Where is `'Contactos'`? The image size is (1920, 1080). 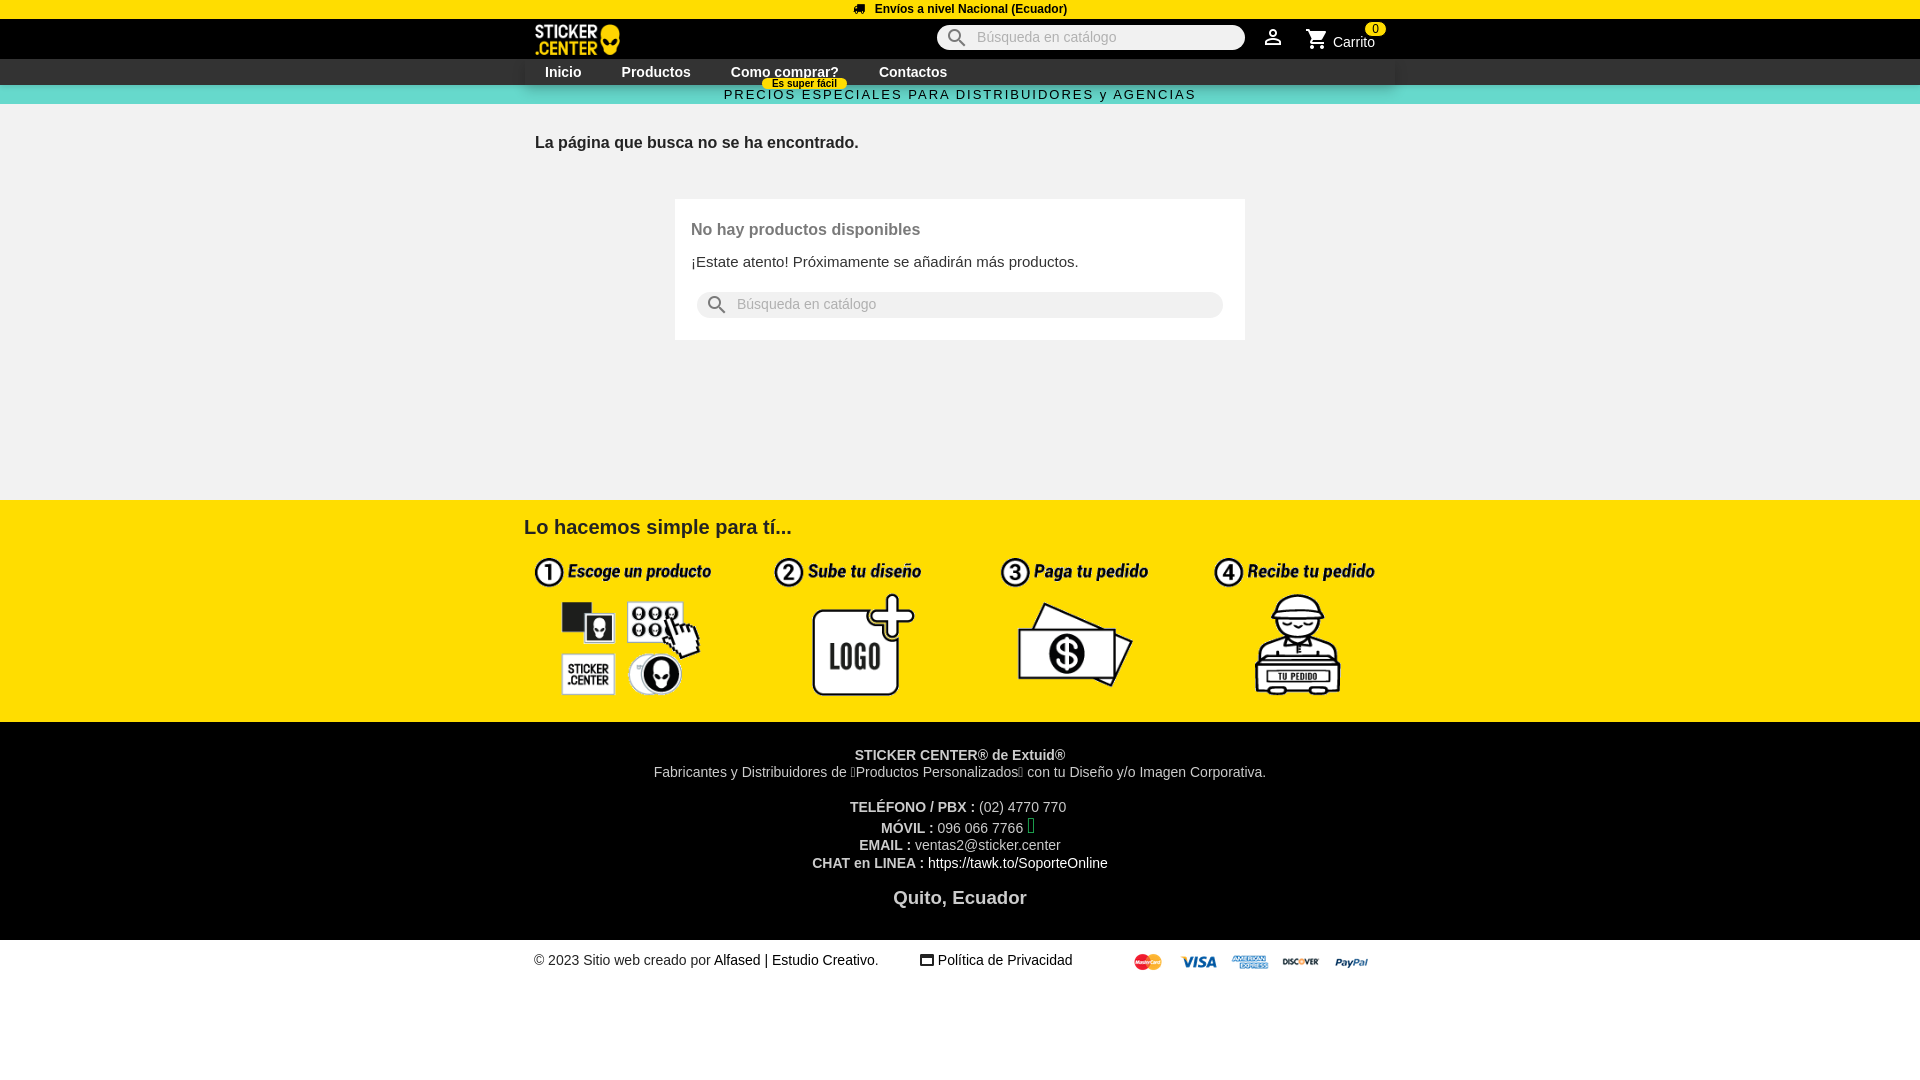 'Contactos' is located at coordinates (859, 71).